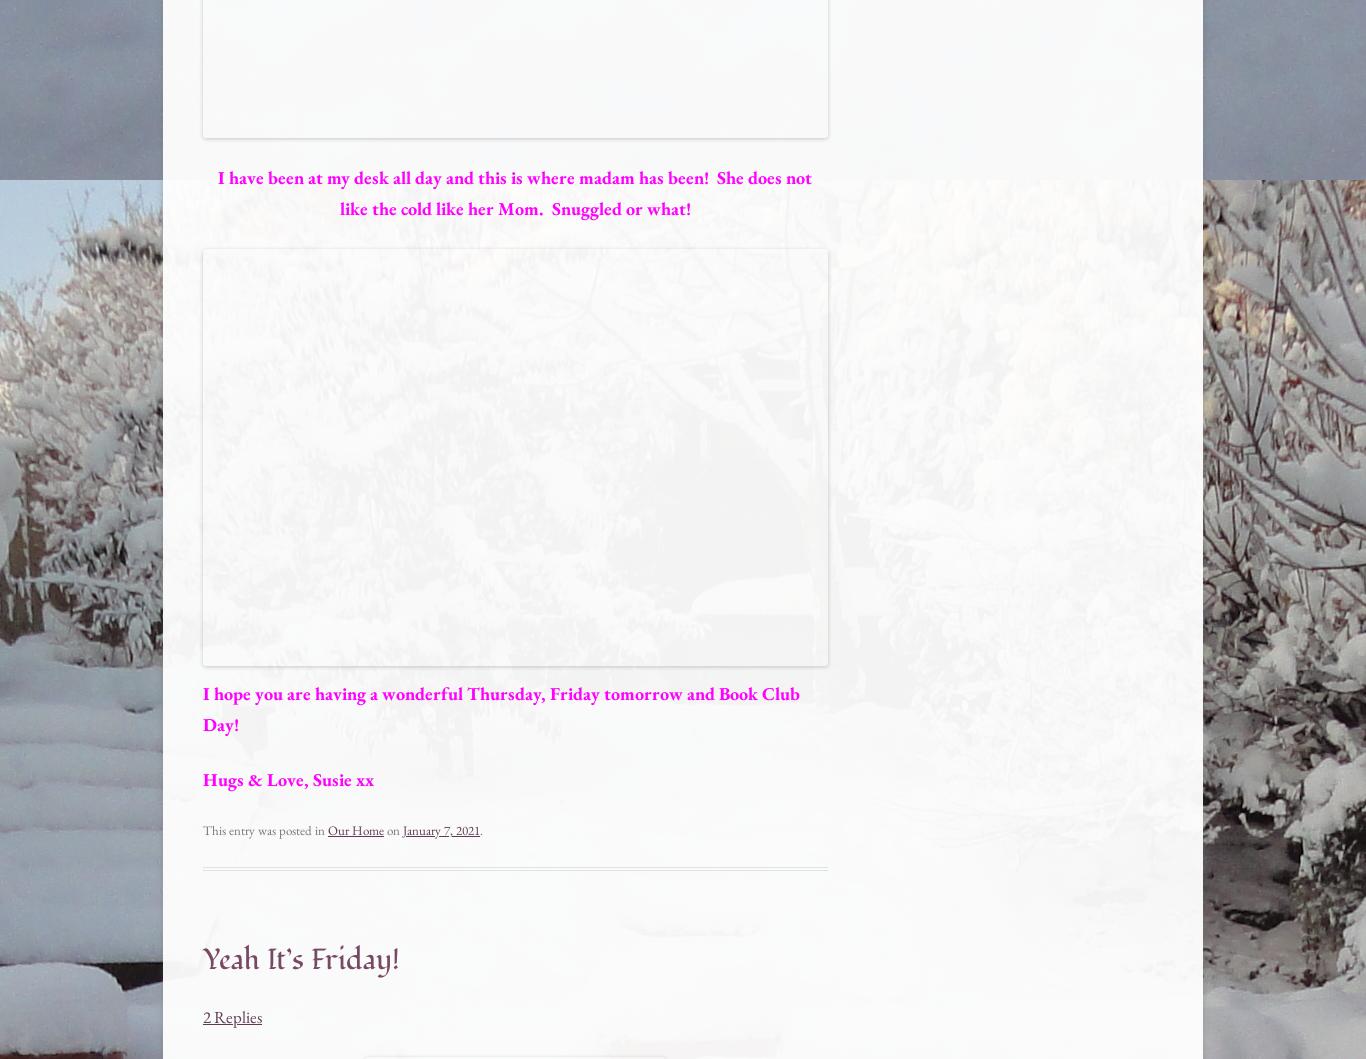 The height and width of the screenshot is (1059, 1366). Describe the element at coordinates (501, 708) in the screenshot. I see `'I hope you are having a wonderful Thursday, Friday tomorrow and Book Club Day!'` at that location.